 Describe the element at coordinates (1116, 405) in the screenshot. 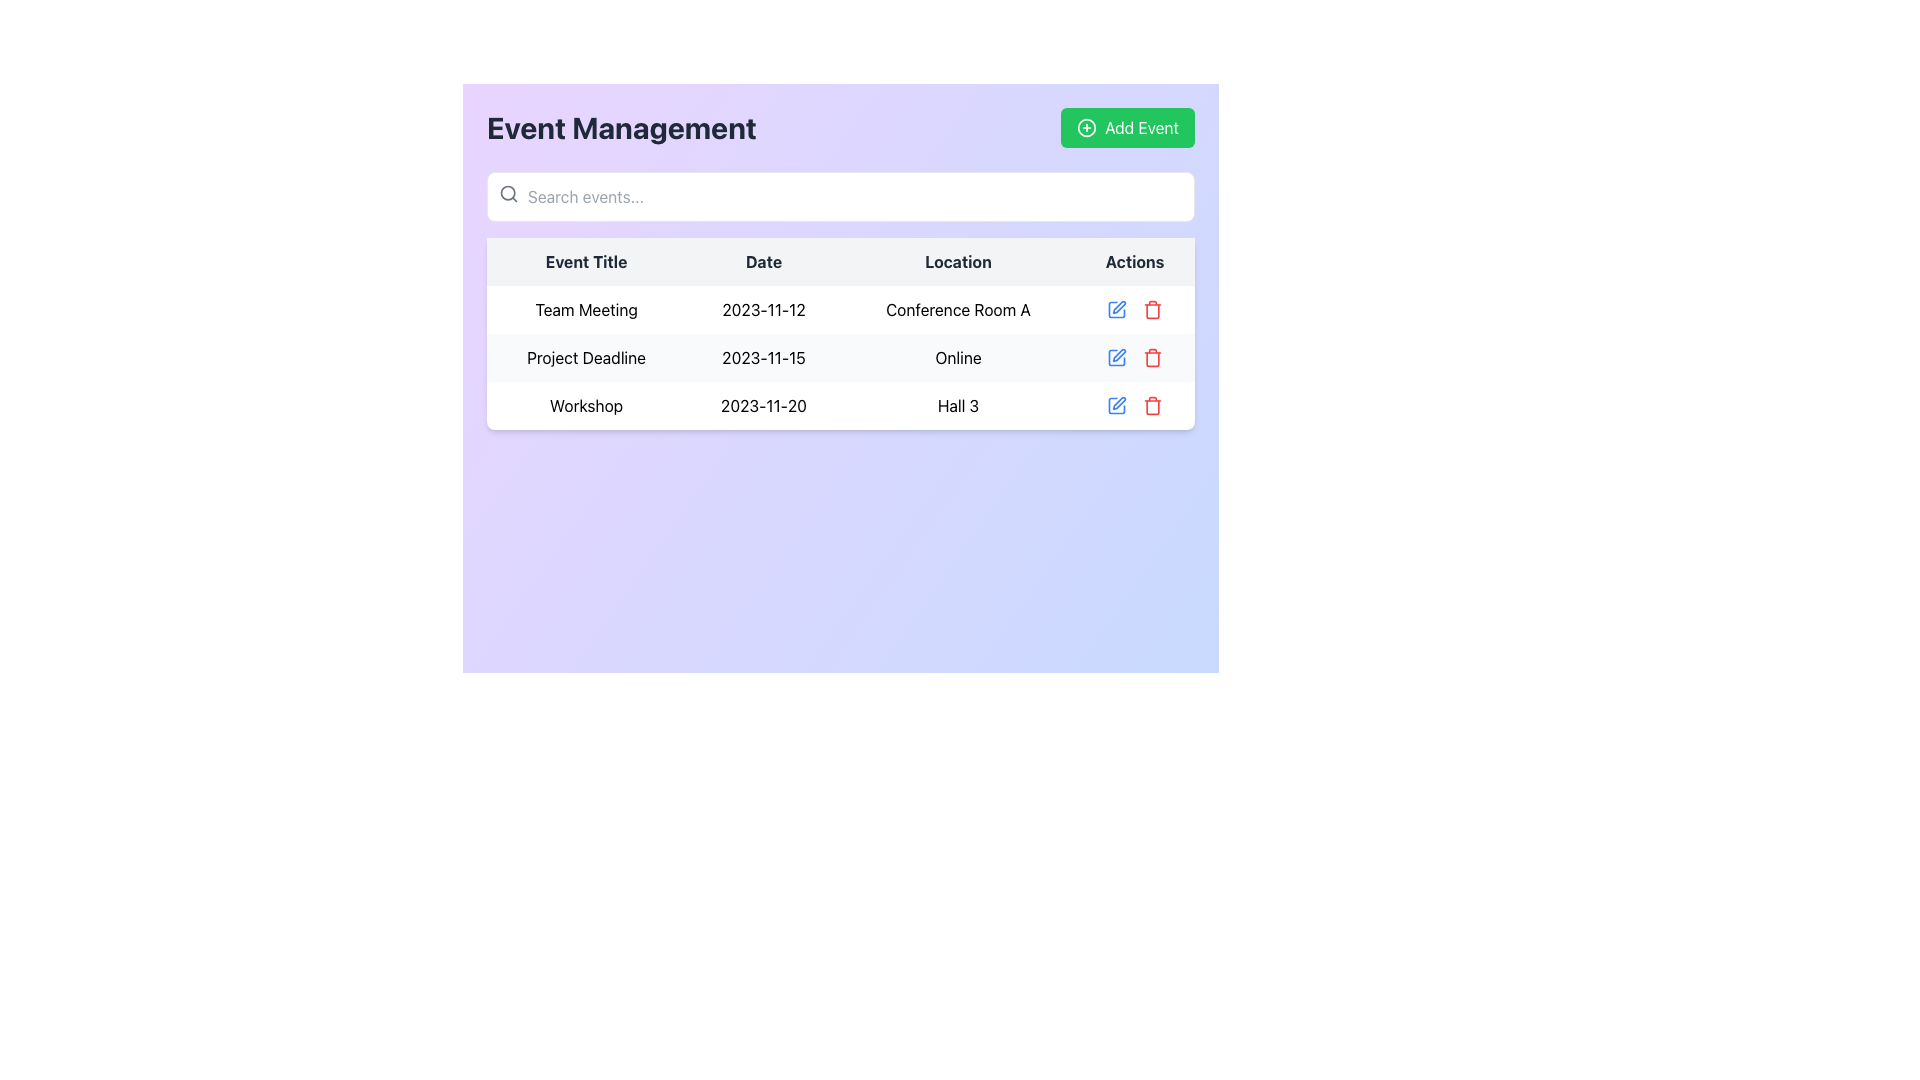

I see `the Icon Button located in the bottom row of the 'Actions' column in the table to initiate editing for the record` at that location.